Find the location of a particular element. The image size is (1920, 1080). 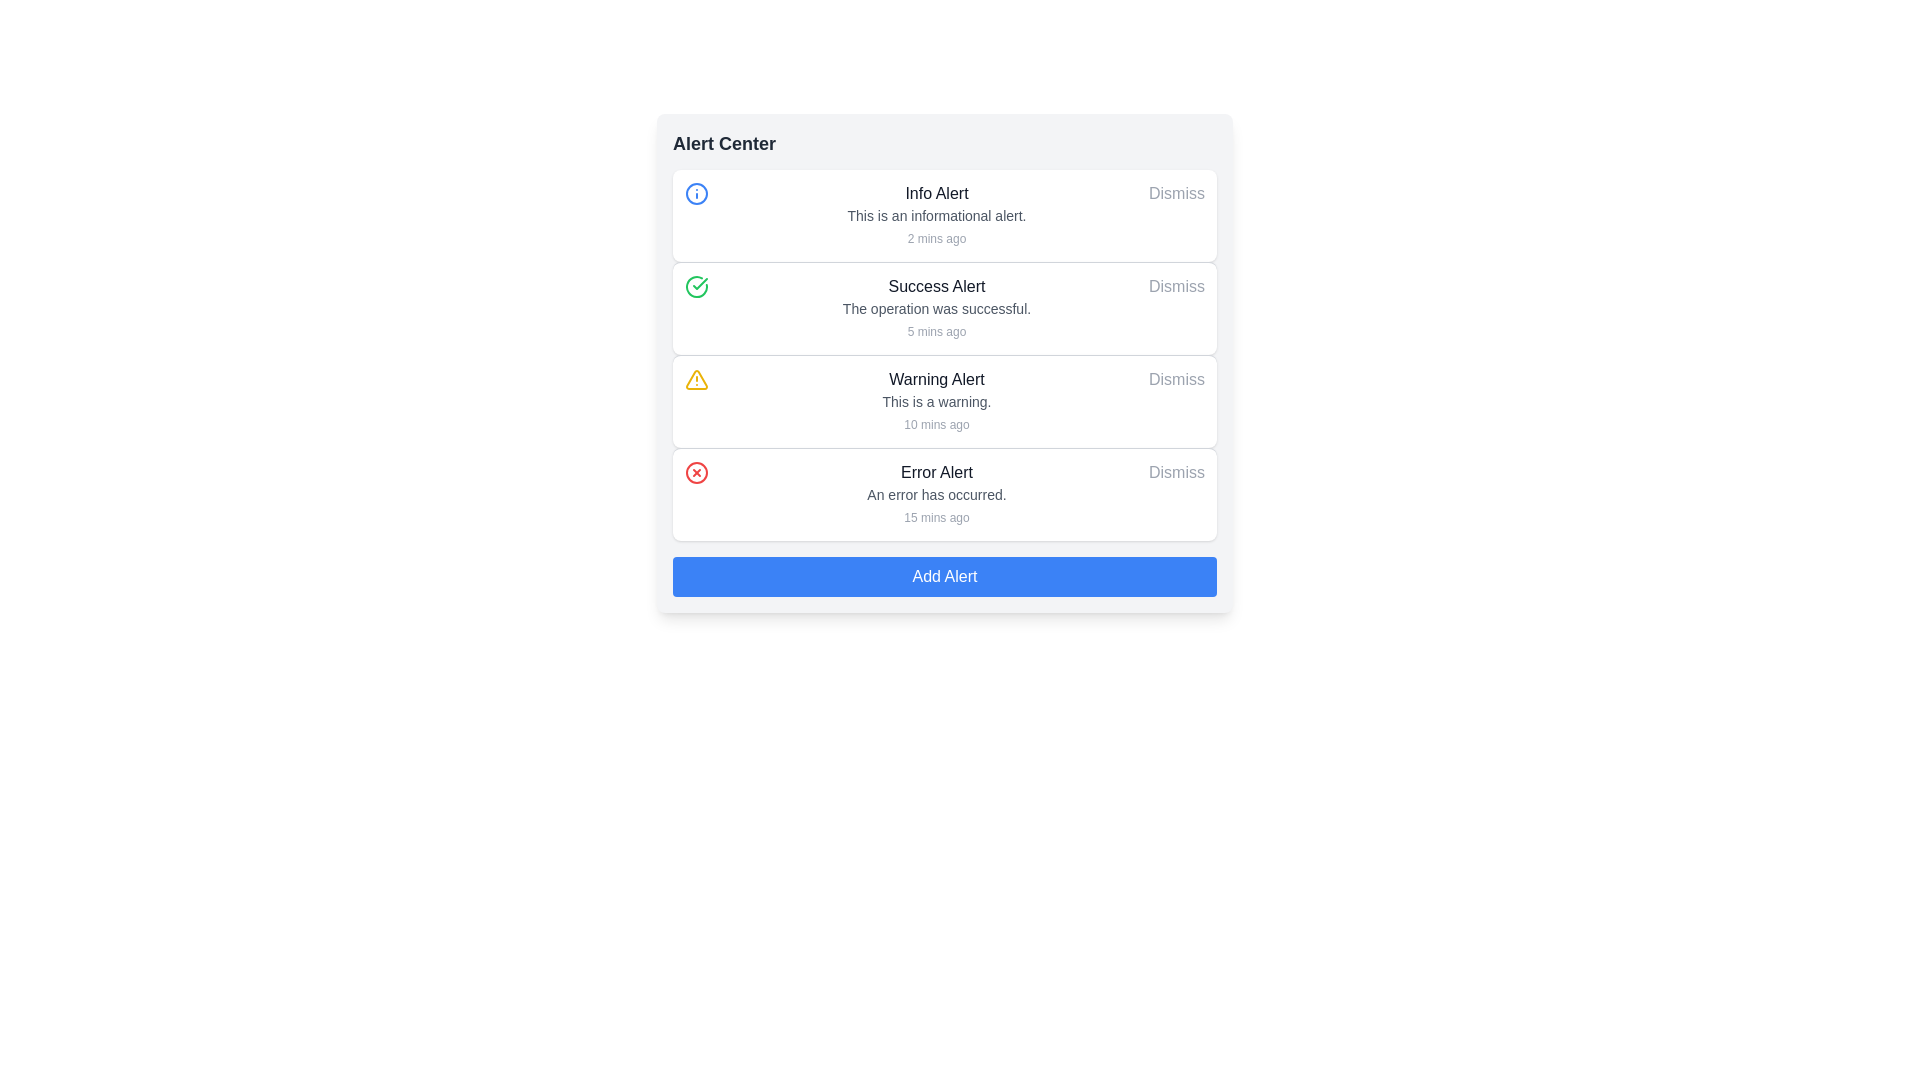

the supplementary information text element located below the 'Info Alert' in the alert list is located at coordinates (935, 216).